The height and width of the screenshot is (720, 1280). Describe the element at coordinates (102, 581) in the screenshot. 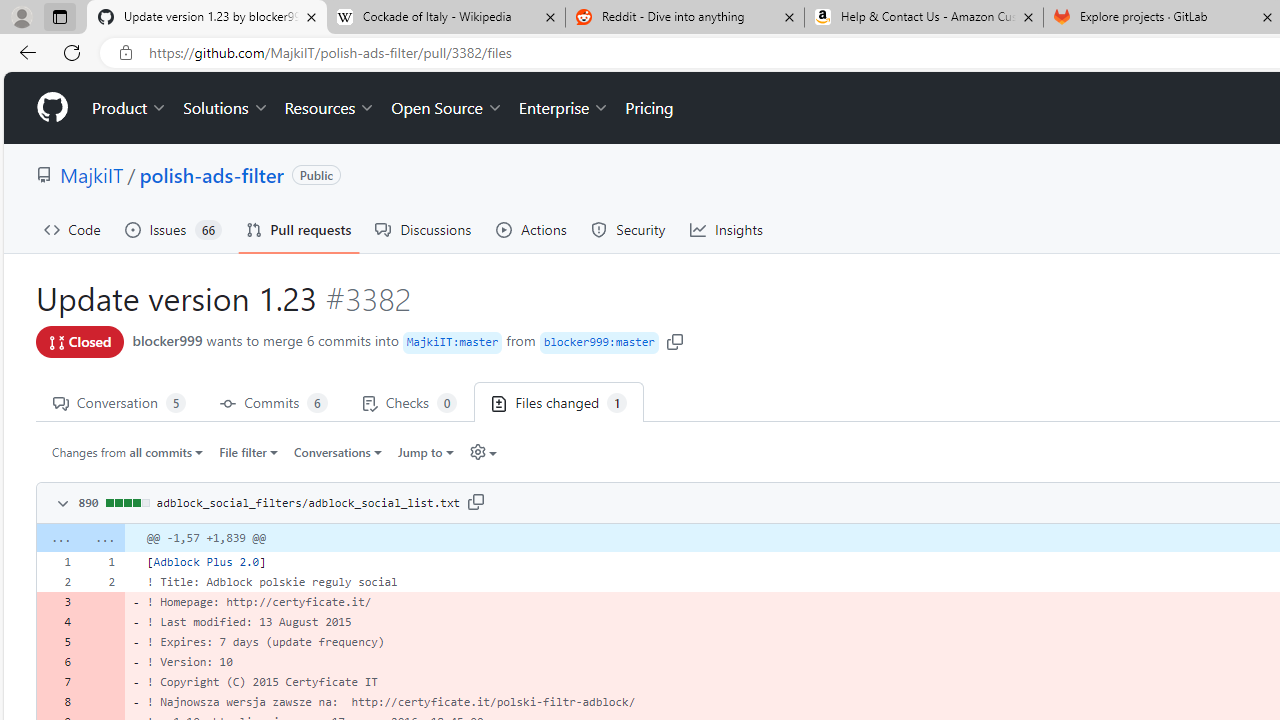

I see `'2'` at that location.